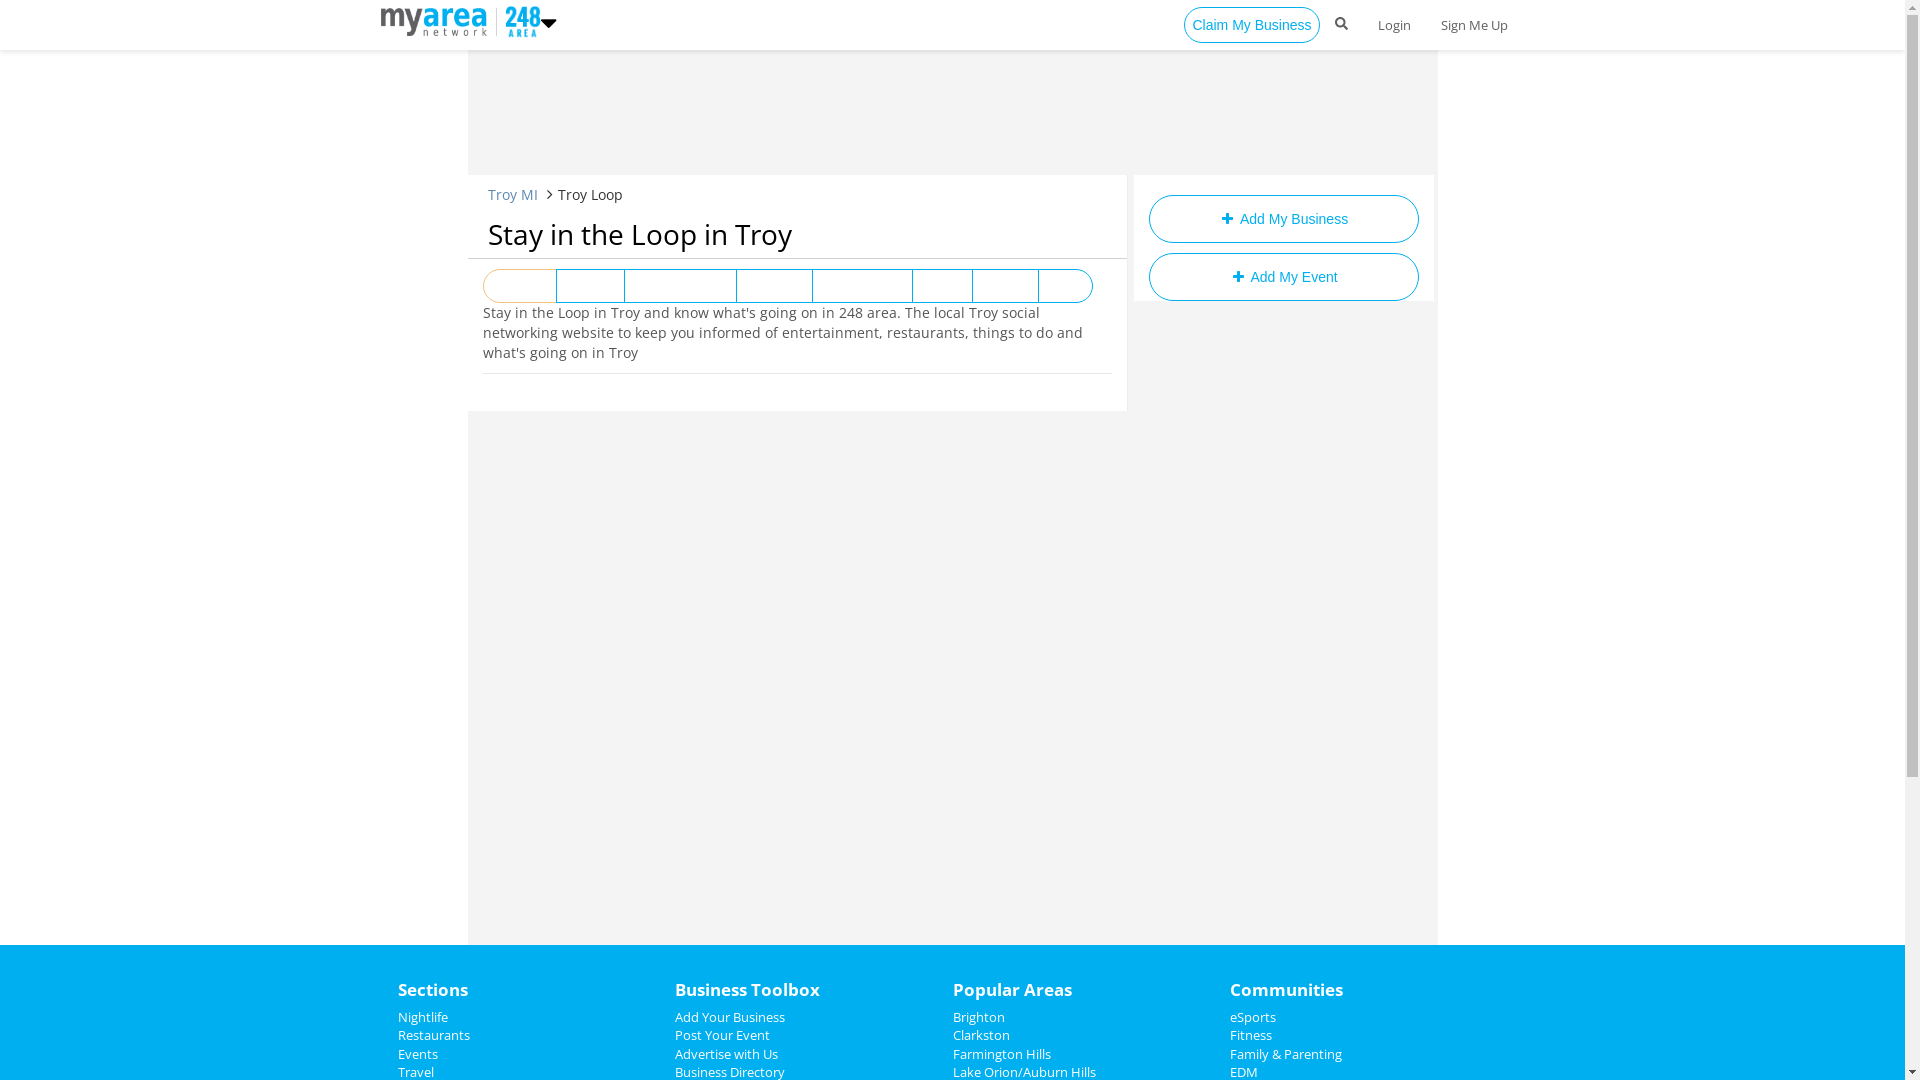  What do you see at coordinates (978, 1017) in the screenshot?
I see `'Brighton'` at bounding box center [978, 1017].